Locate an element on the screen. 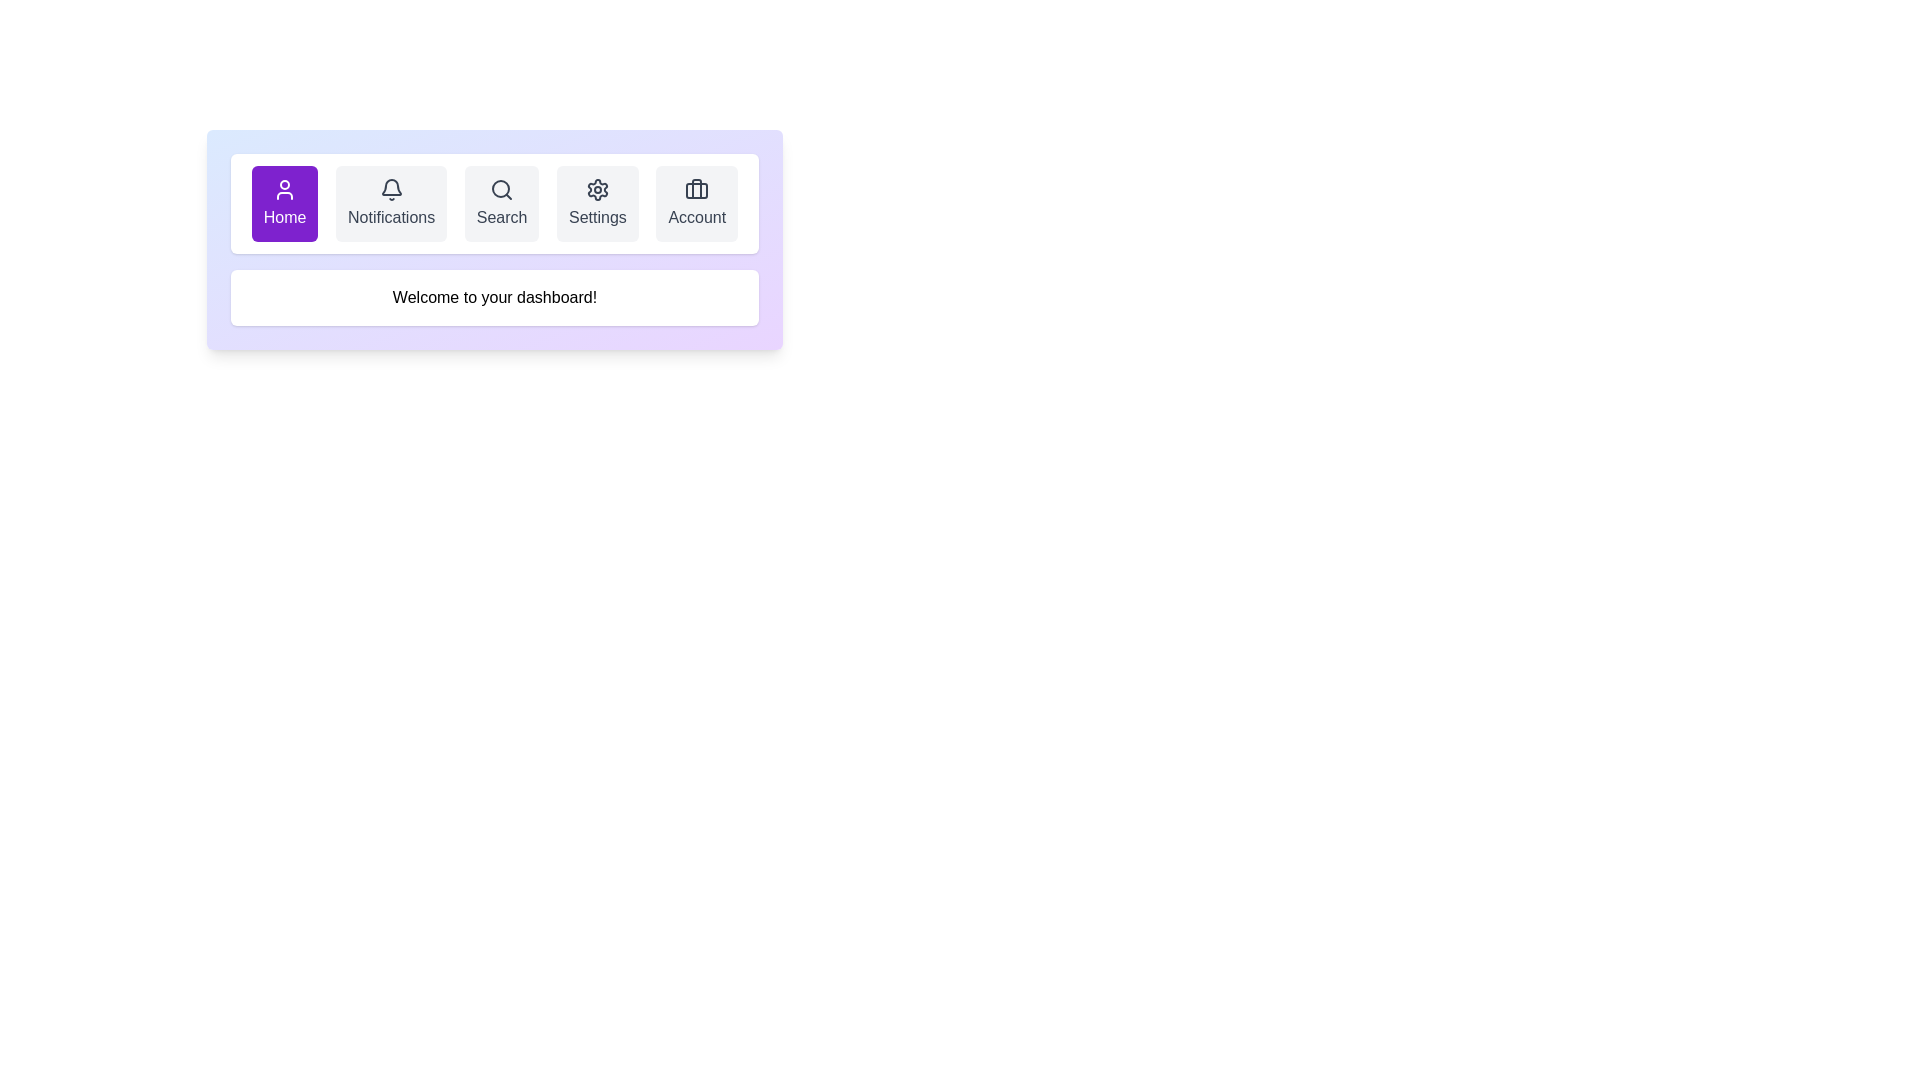 Image resolution: width=1920 pixels, height=1080 pixels. the small gear icon representing settings, located centrally within the 'Settings' button is located at coordinates (596, 189).